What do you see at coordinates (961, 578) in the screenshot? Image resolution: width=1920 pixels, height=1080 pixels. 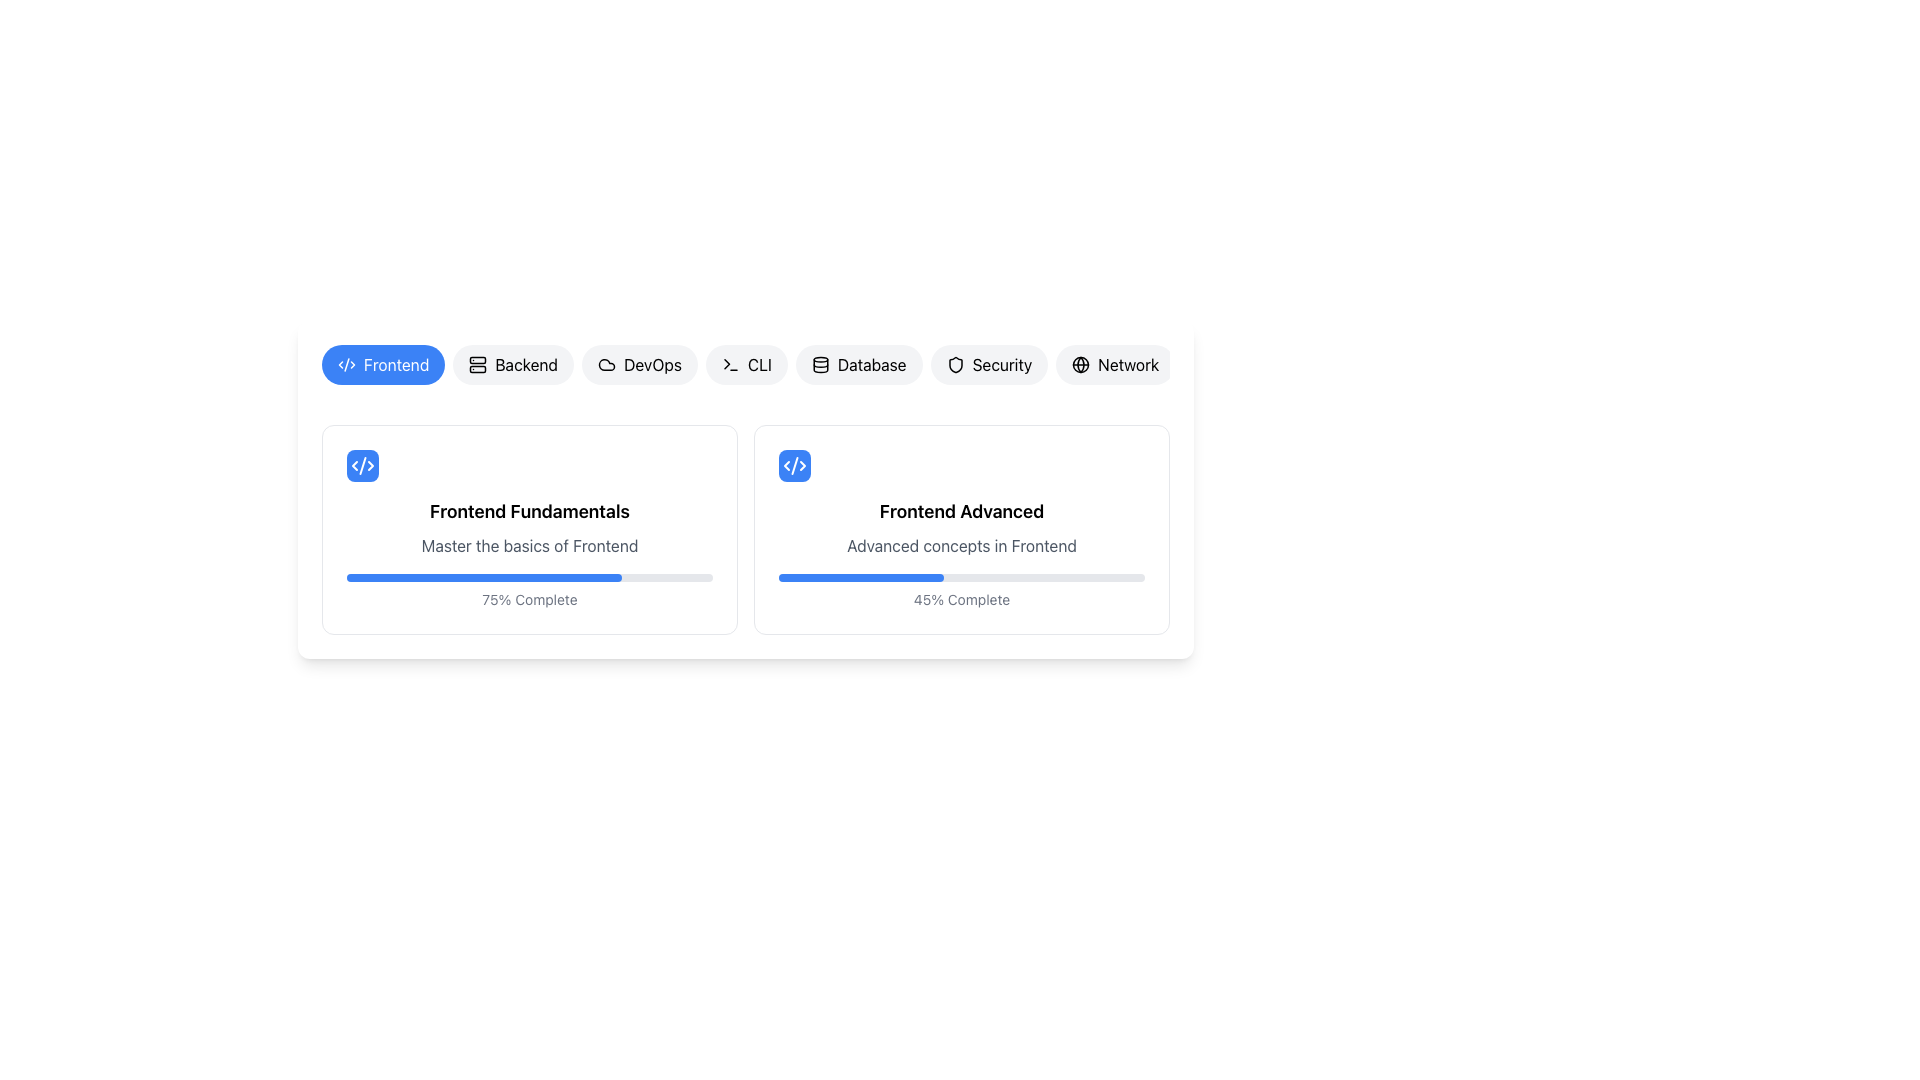 I see `the progress bar located at the bottom of the 'Frontend Advanced' card, which has a gray background and a blue foreground indicating progress percentage` at bounding box center [961, 578].